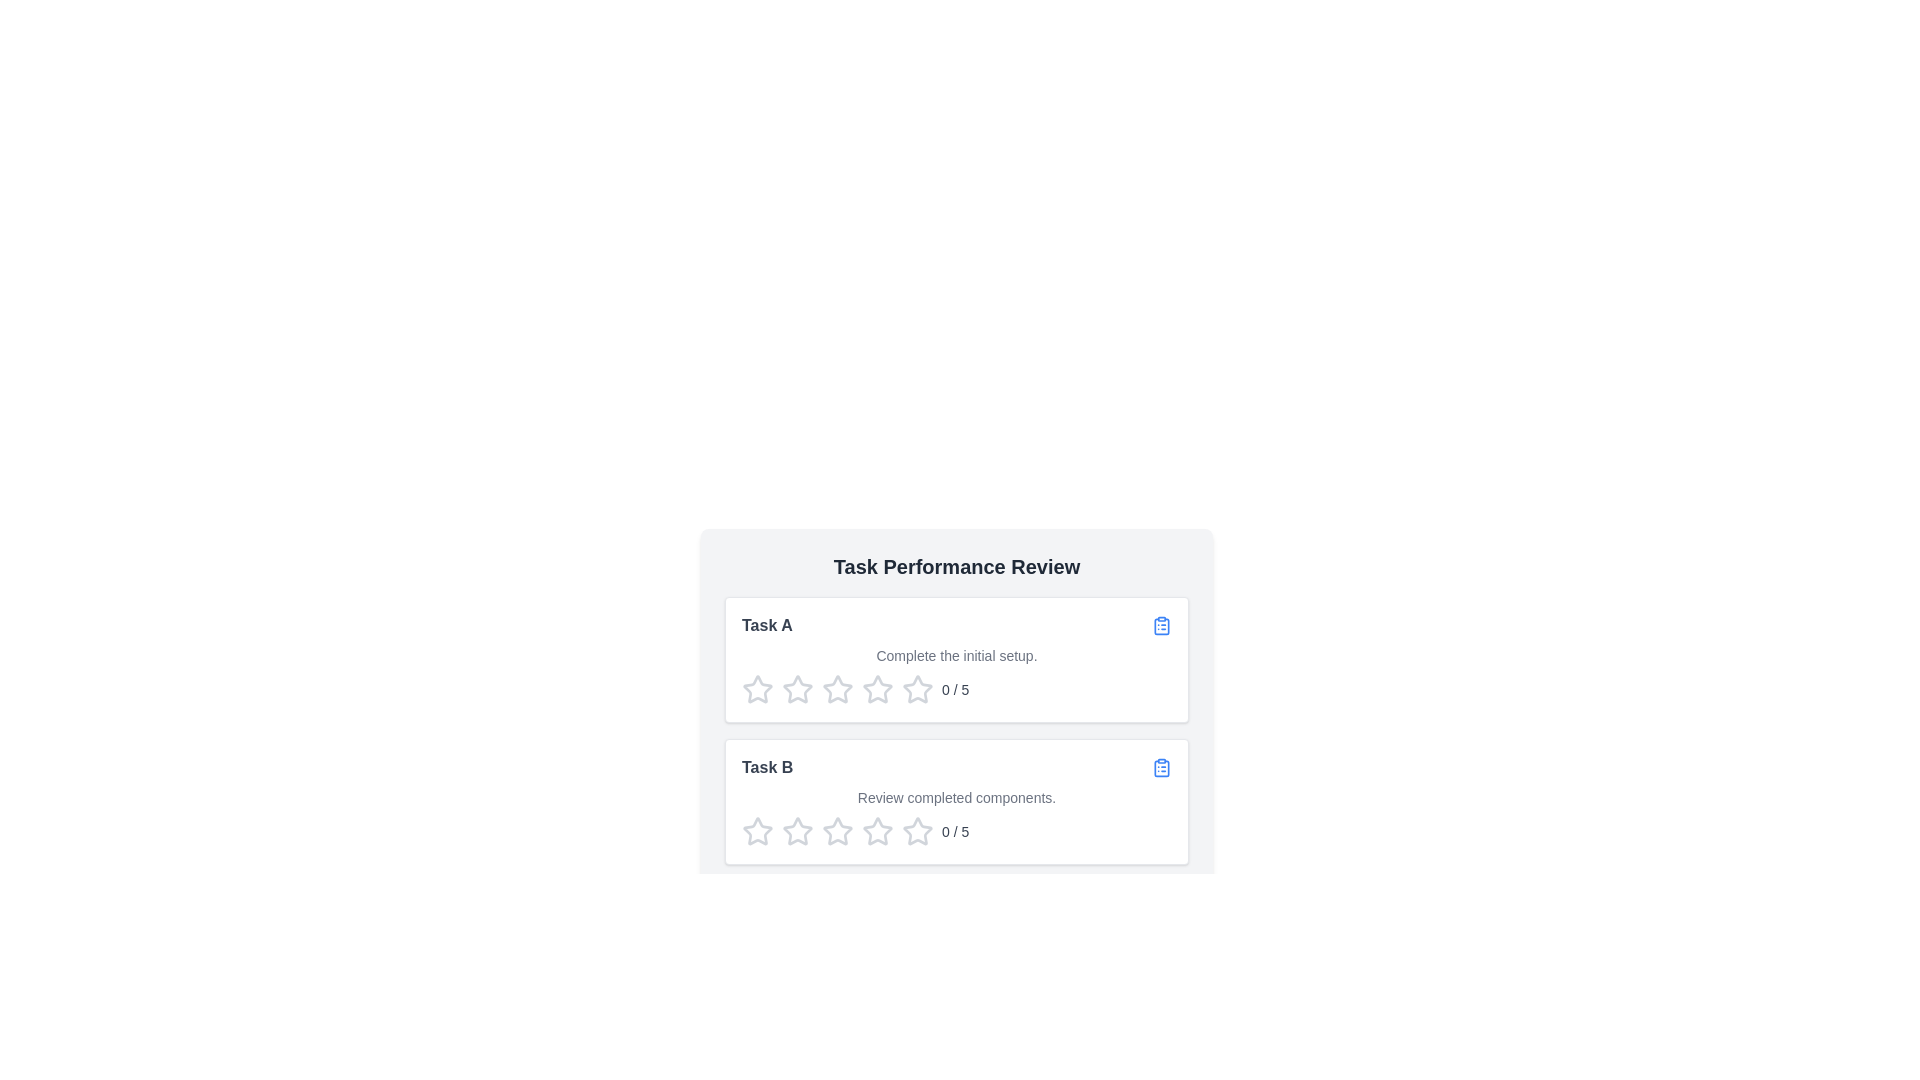 The image size is (1920, 1080). Describe the element at coordinates (955, 655) in the screenshot. I see `the text element displaying 'Complete the initial setup.' found within the content card labeled 'Task A', positioned below the card's title` at that location.